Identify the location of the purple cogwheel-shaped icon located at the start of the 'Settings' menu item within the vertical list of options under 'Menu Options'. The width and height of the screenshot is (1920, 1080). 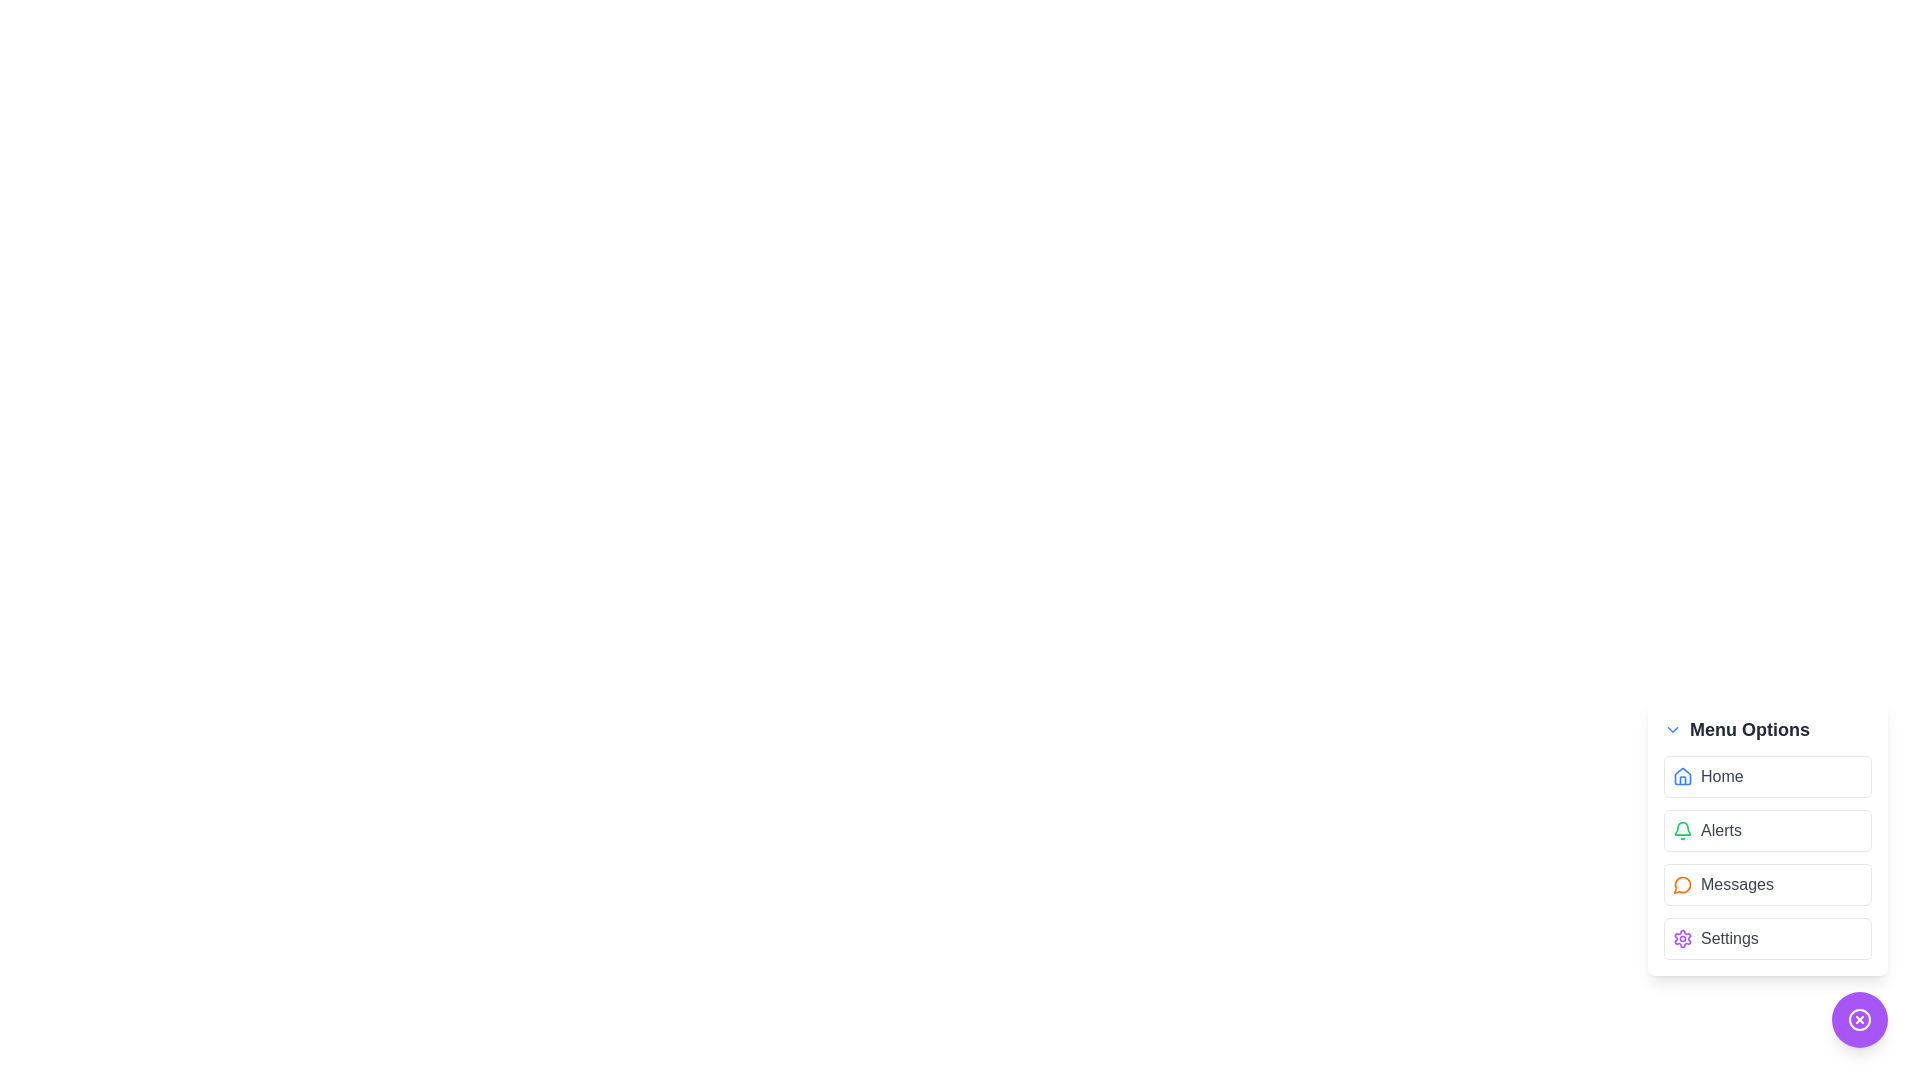
(1682, 938).